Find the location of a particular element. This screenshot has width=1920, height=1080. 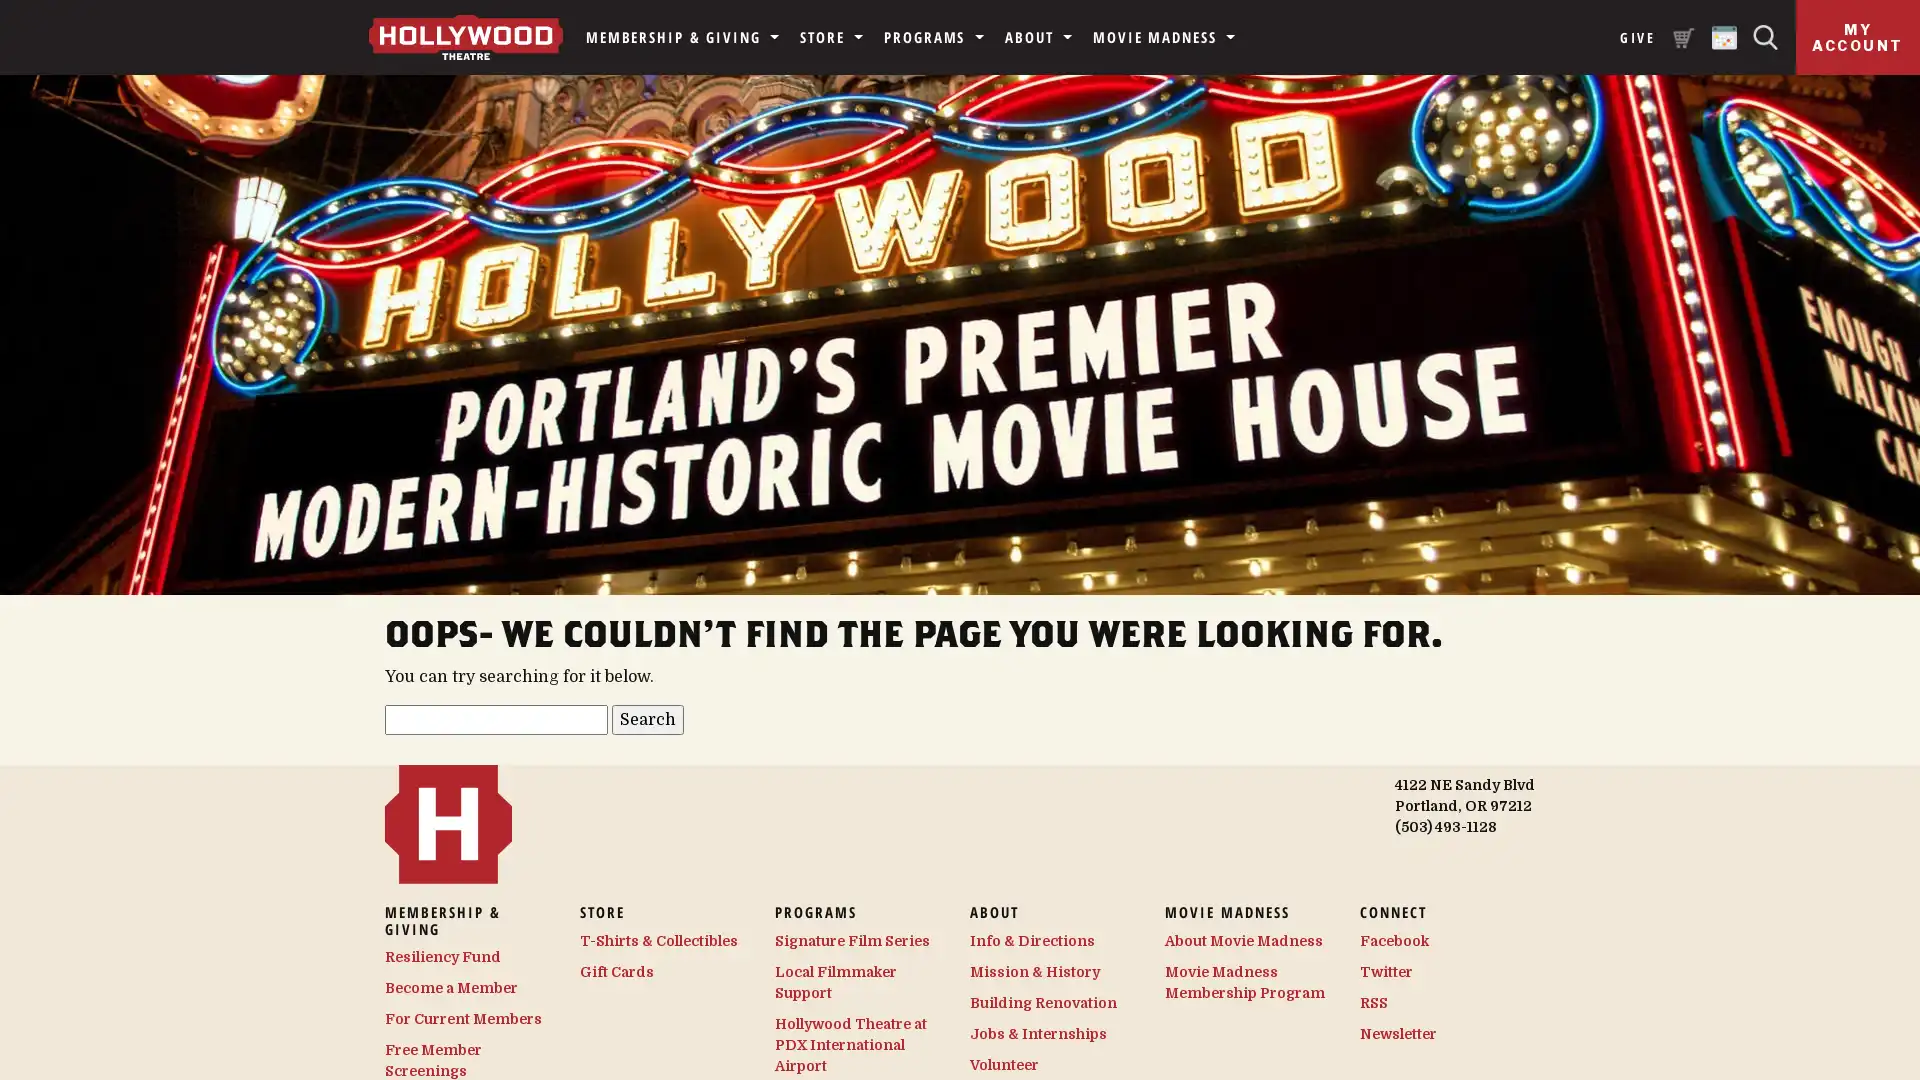

MOVIE MADNESS is located at coordinates (1163, 37).